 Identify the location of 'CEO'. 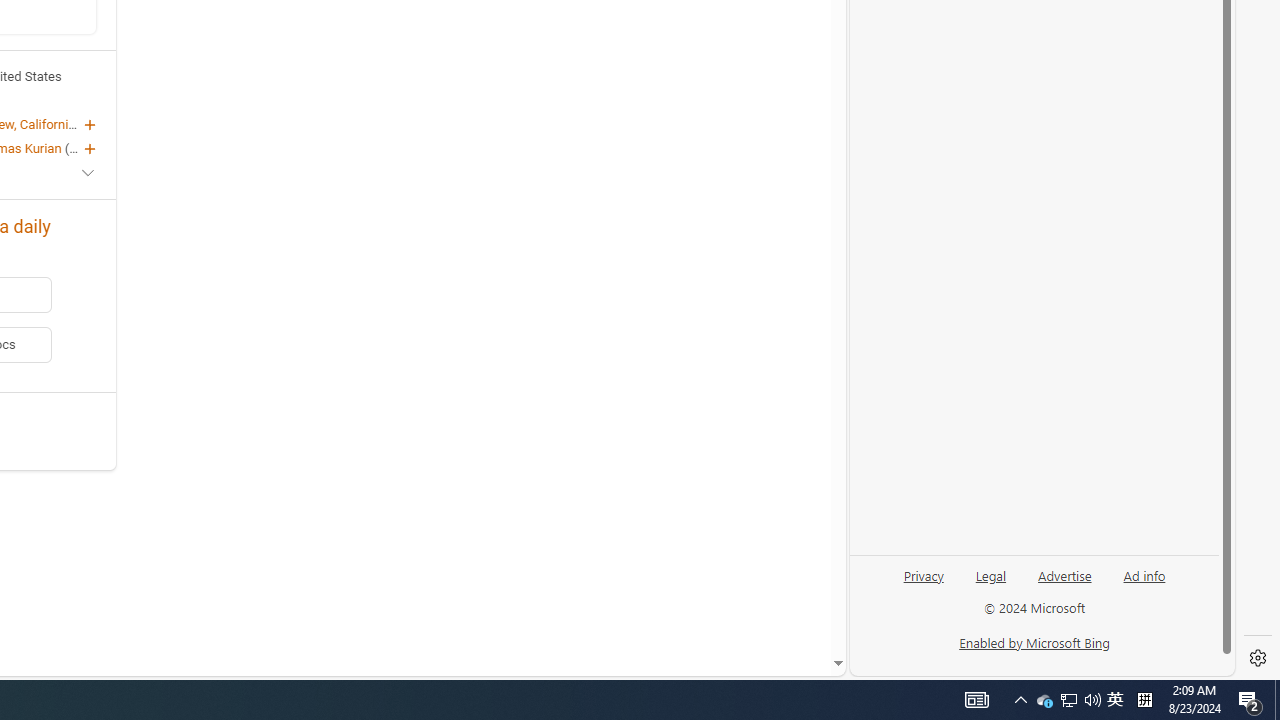
(80, 146).